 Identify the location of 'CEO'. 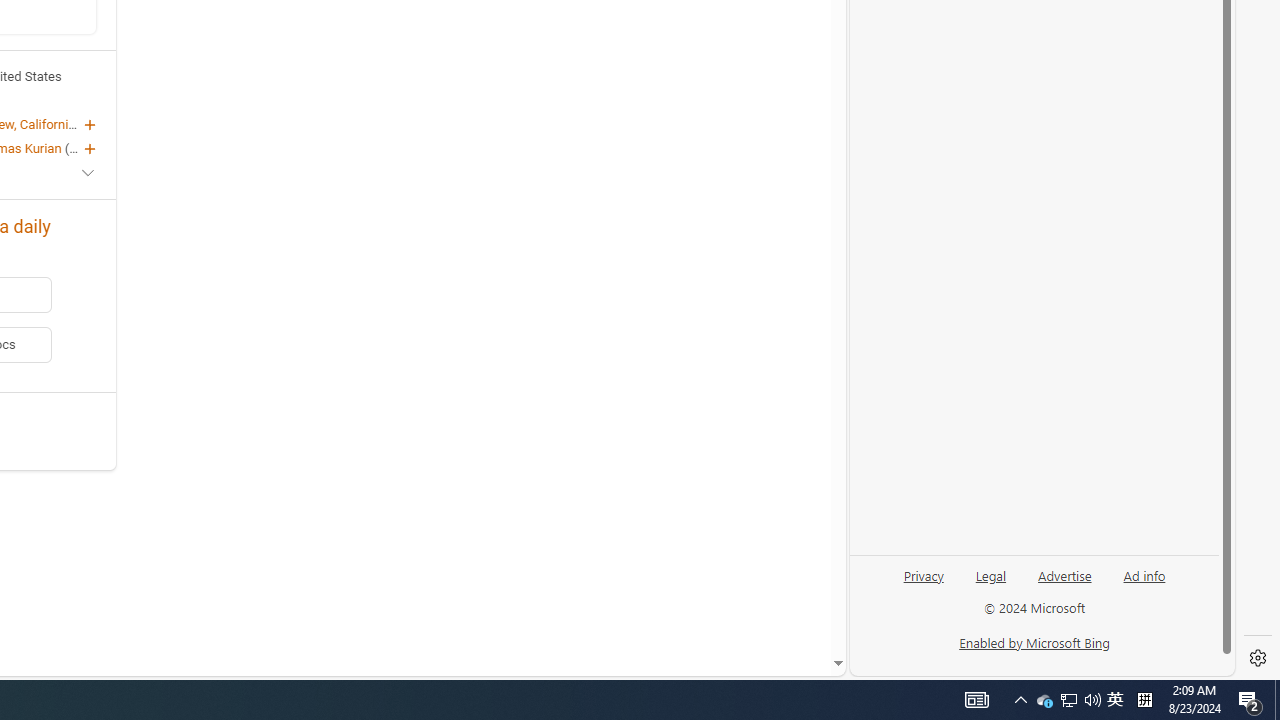
(80, 146).